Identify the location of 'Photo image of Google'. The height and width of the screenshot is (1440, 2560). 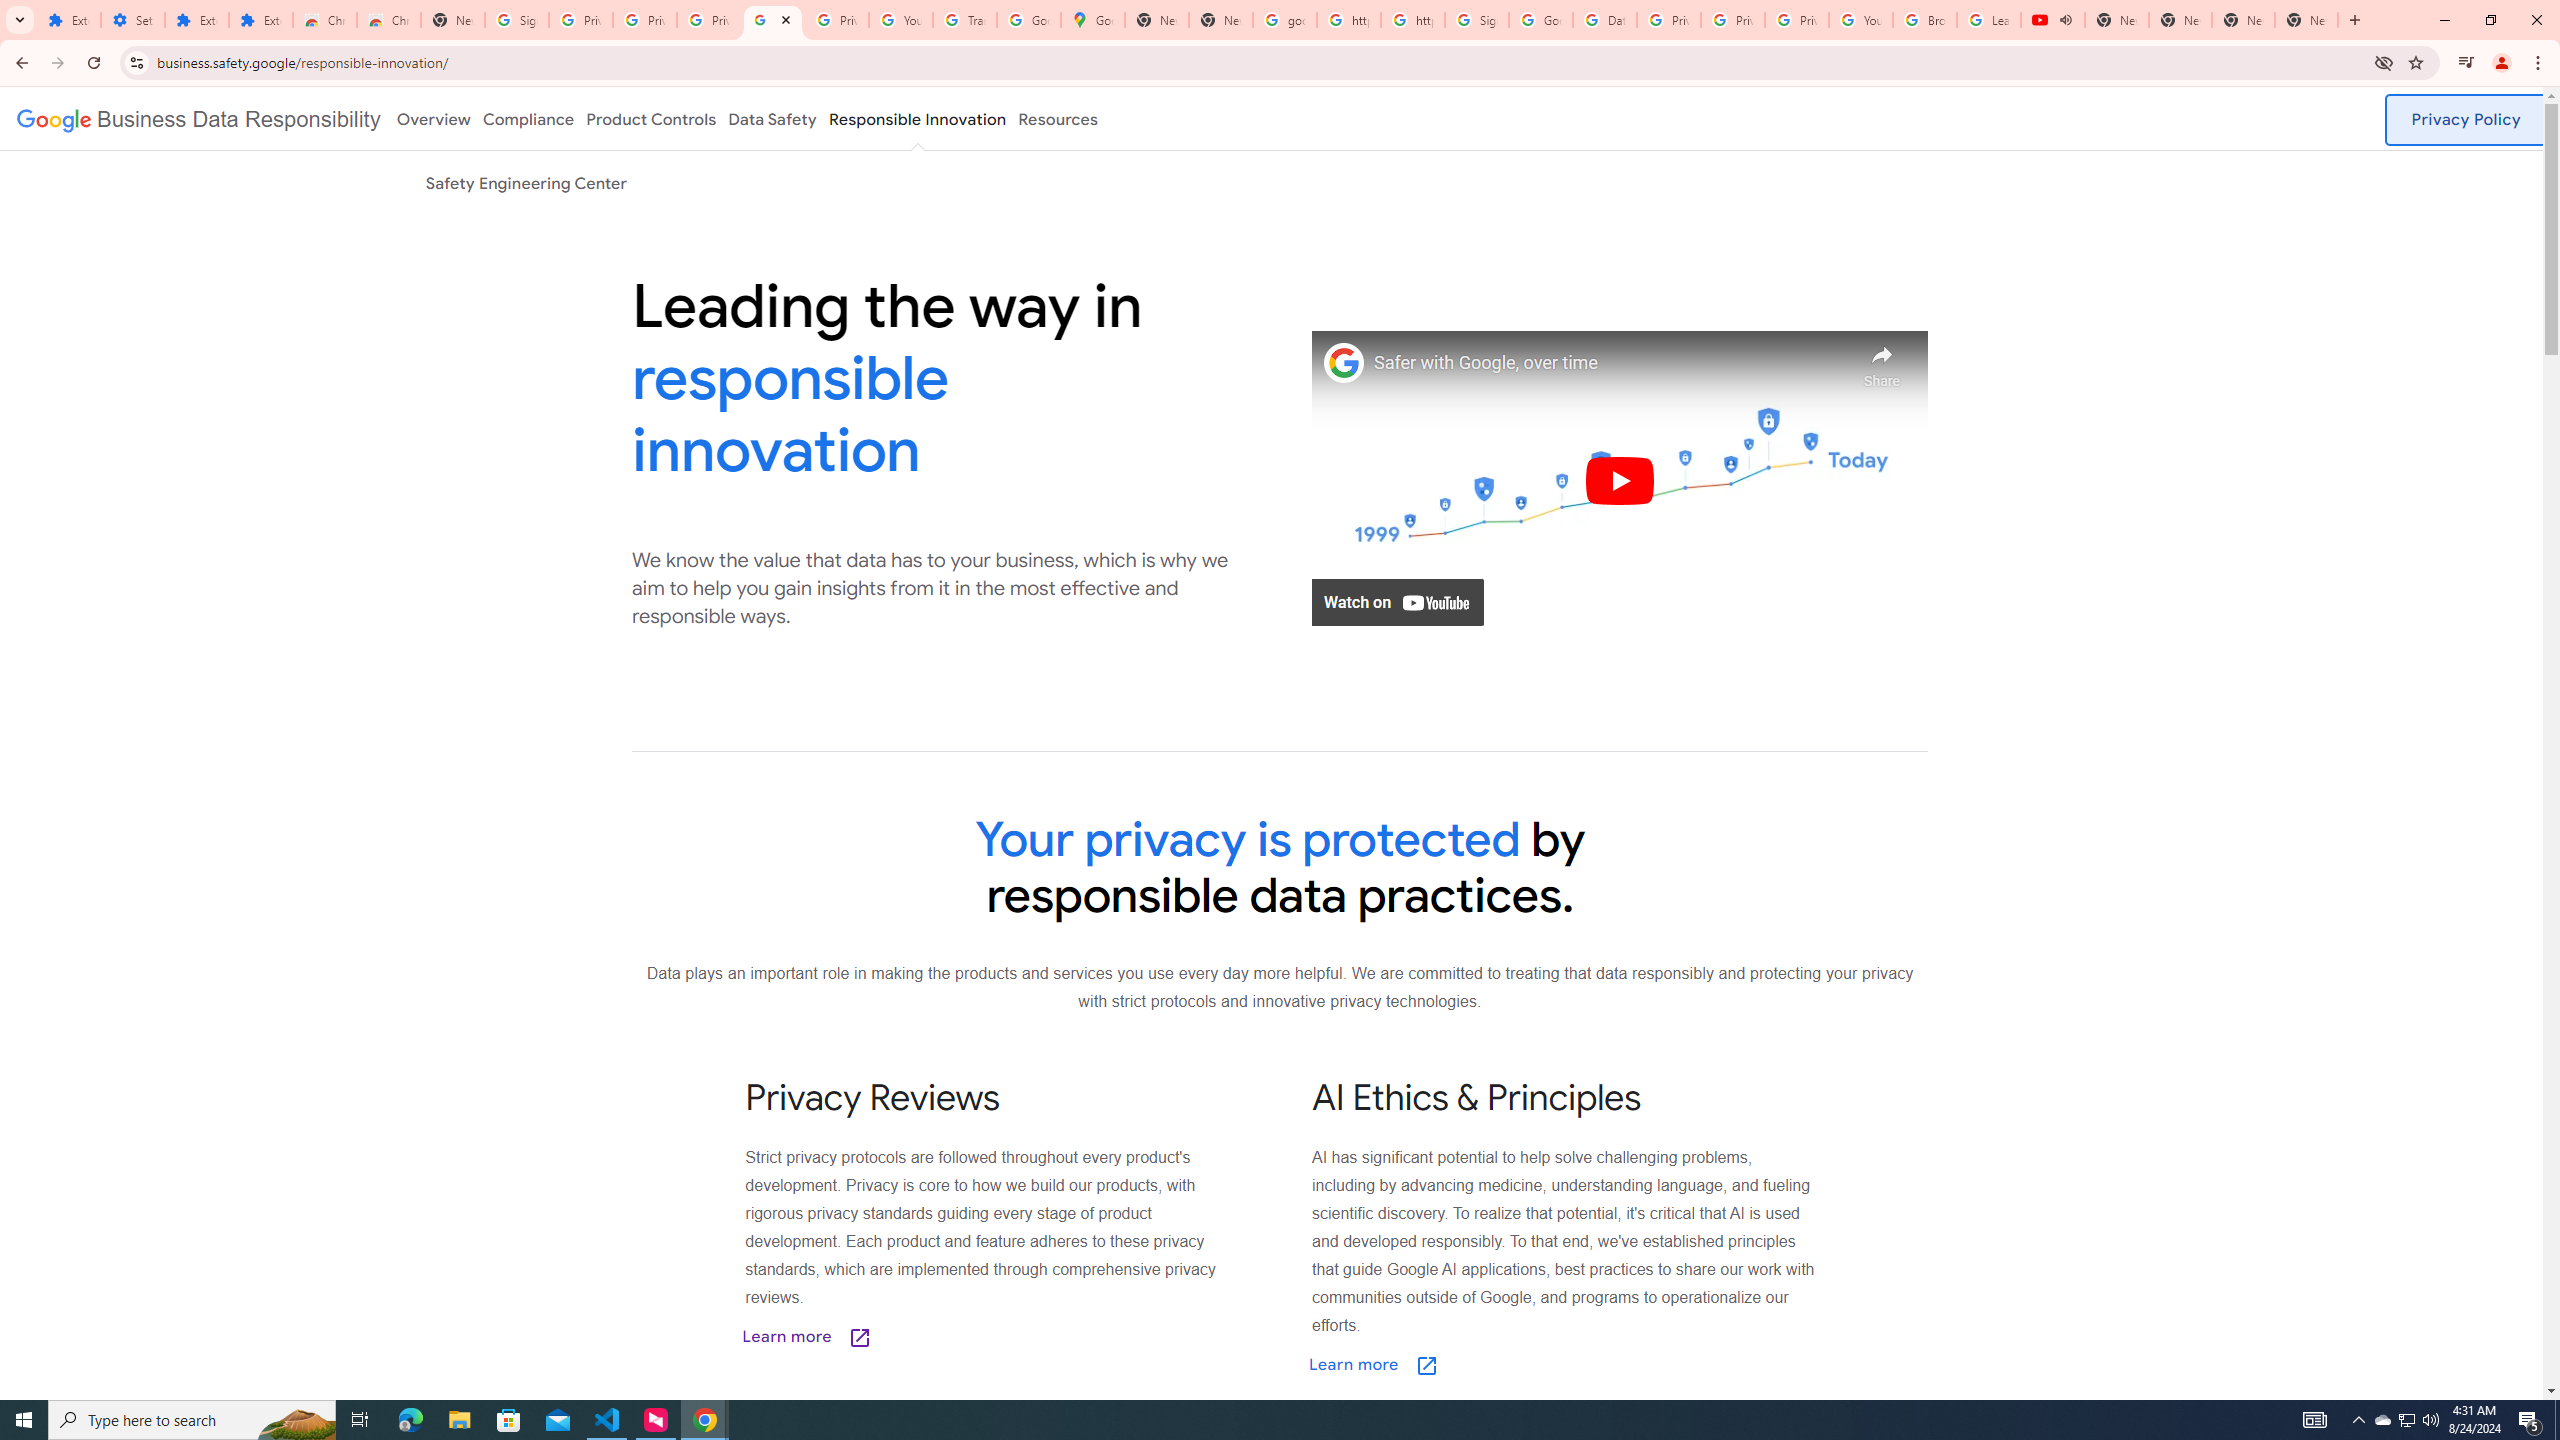
(1344, 361).